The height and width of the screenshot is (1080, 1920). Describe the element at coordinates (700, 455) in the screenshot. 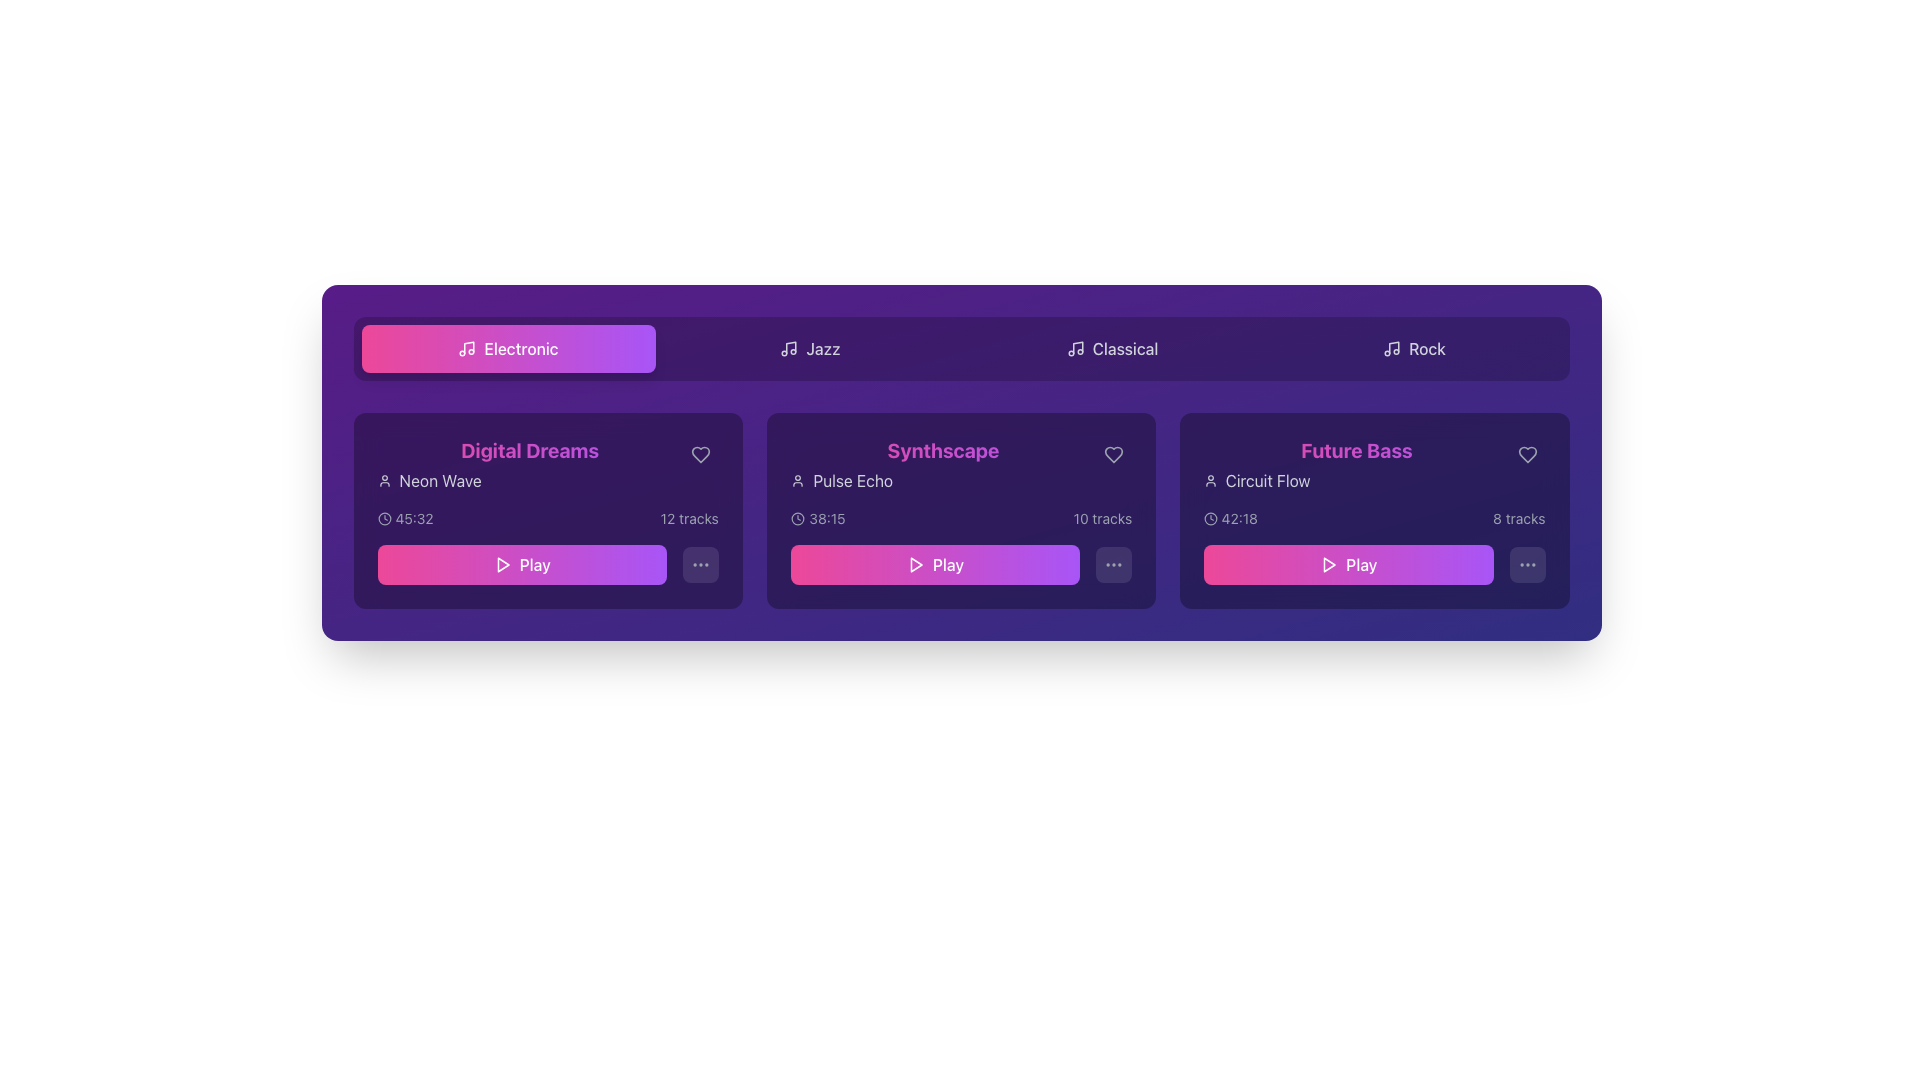

I see `the heart-shaped button located at the top-right corner of the 'Digital Dreams' card to like or favorite the item` at that location.